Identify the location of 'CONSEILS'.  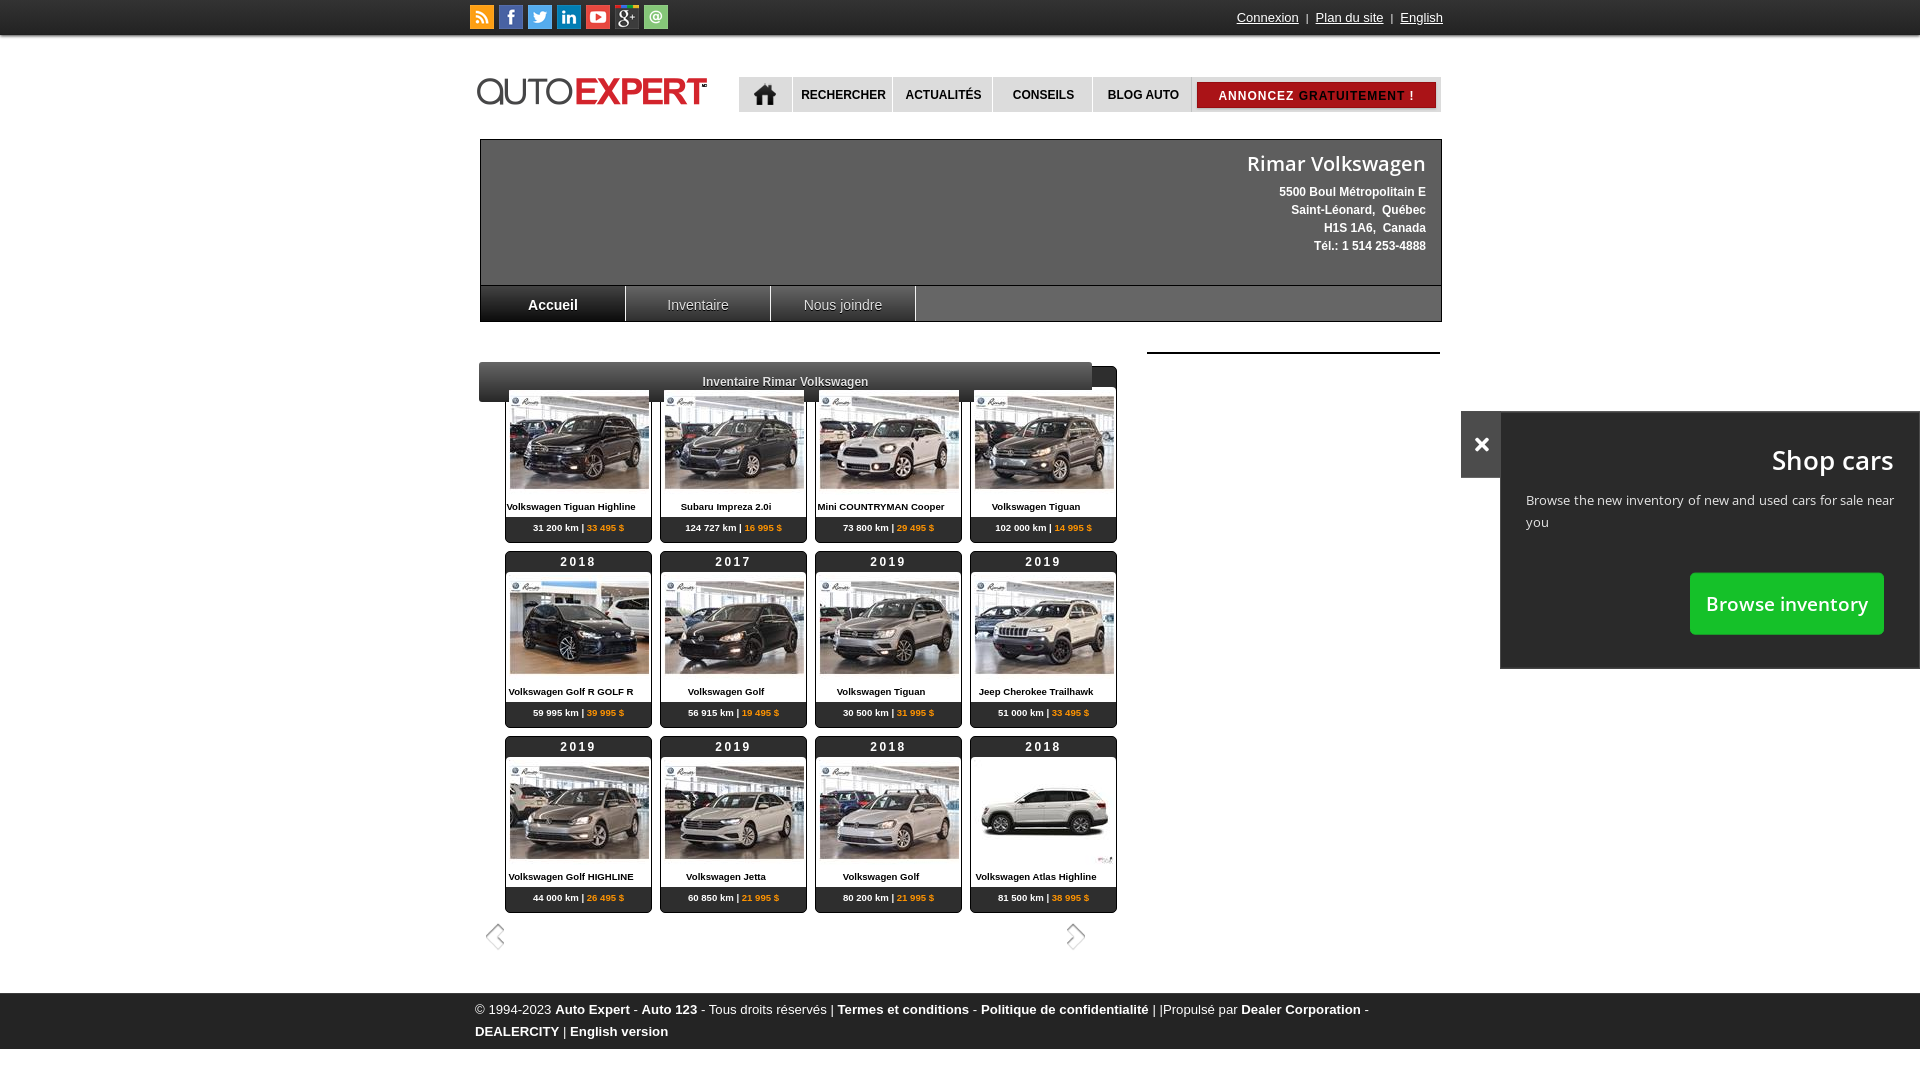
(992, 94).